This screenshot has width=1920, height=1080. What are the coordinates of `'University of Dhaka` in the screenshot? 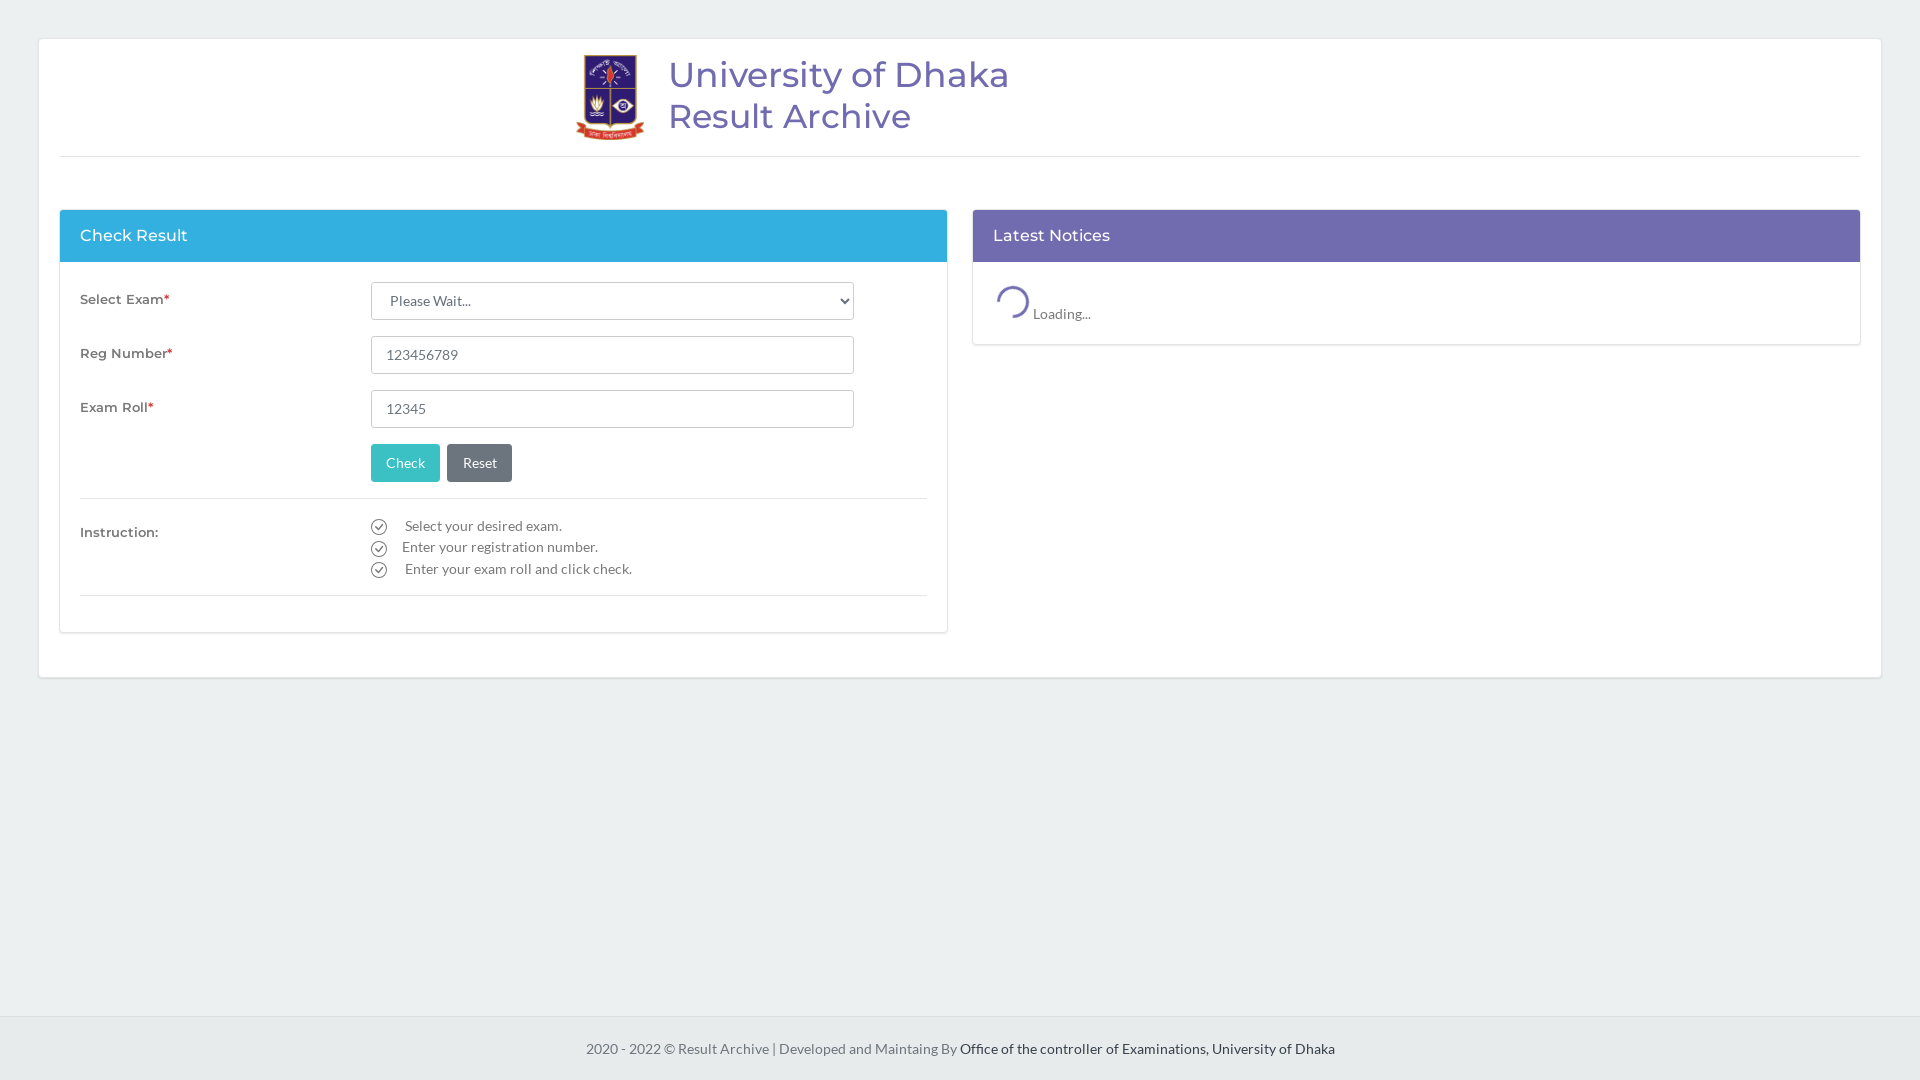 It's located at (958, 97).